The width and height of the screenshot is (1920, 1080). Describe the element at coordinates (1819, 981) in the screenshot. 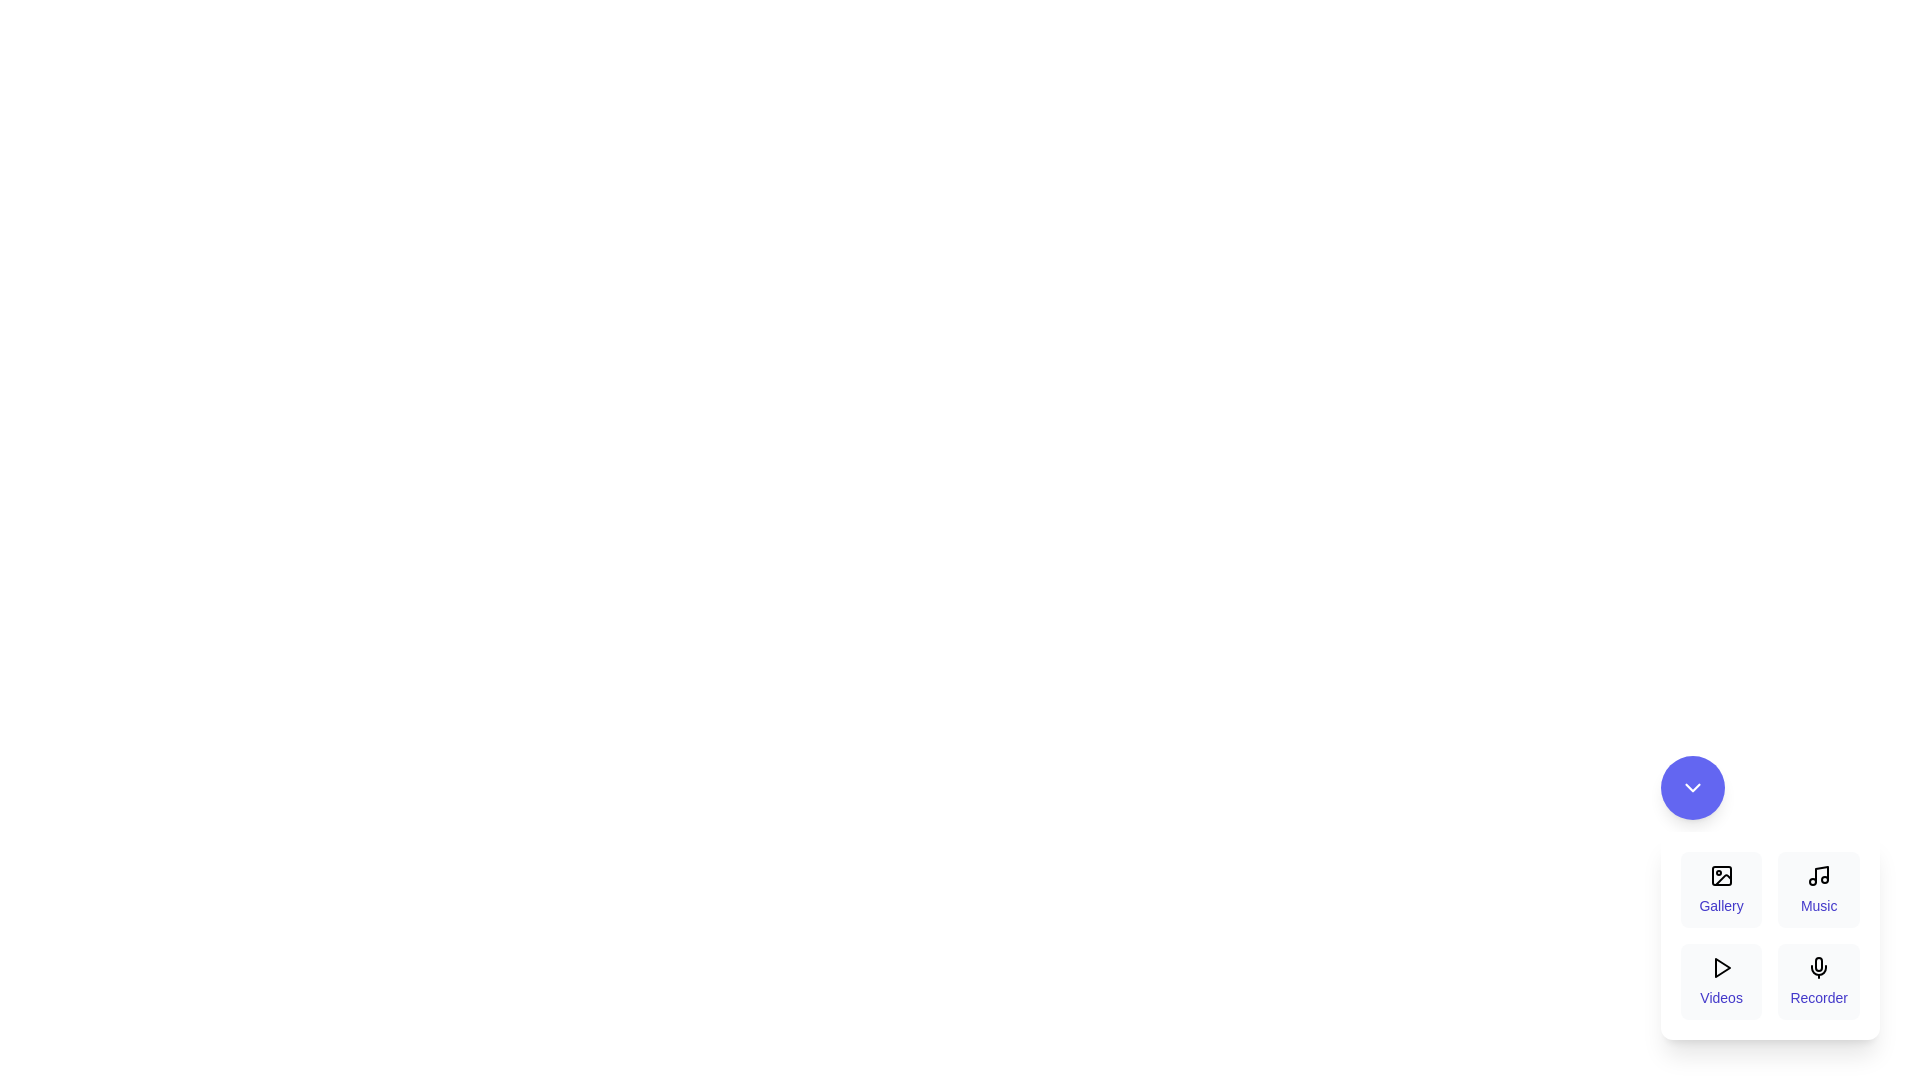

I see `the 'Recorder' button to select it` at that location.